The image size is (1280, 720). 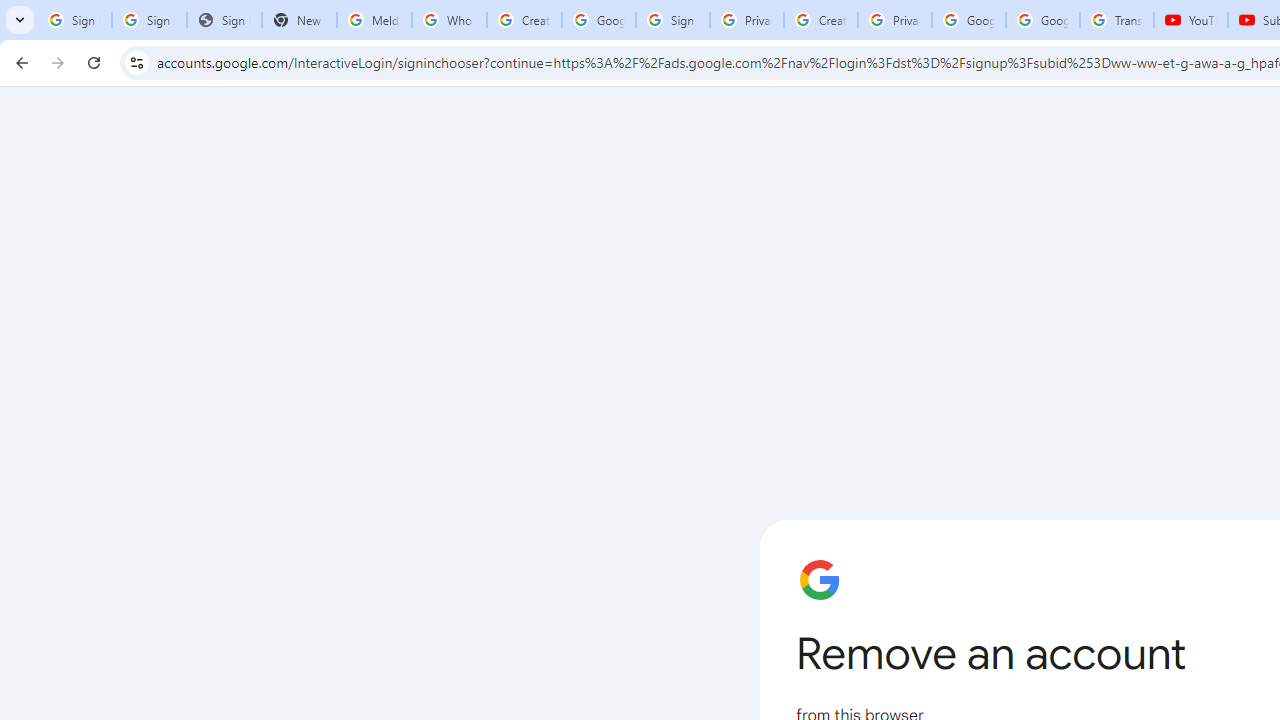 I want to click on 'Who is my administrator? - Google Account Help', so click(x=448, y=20).